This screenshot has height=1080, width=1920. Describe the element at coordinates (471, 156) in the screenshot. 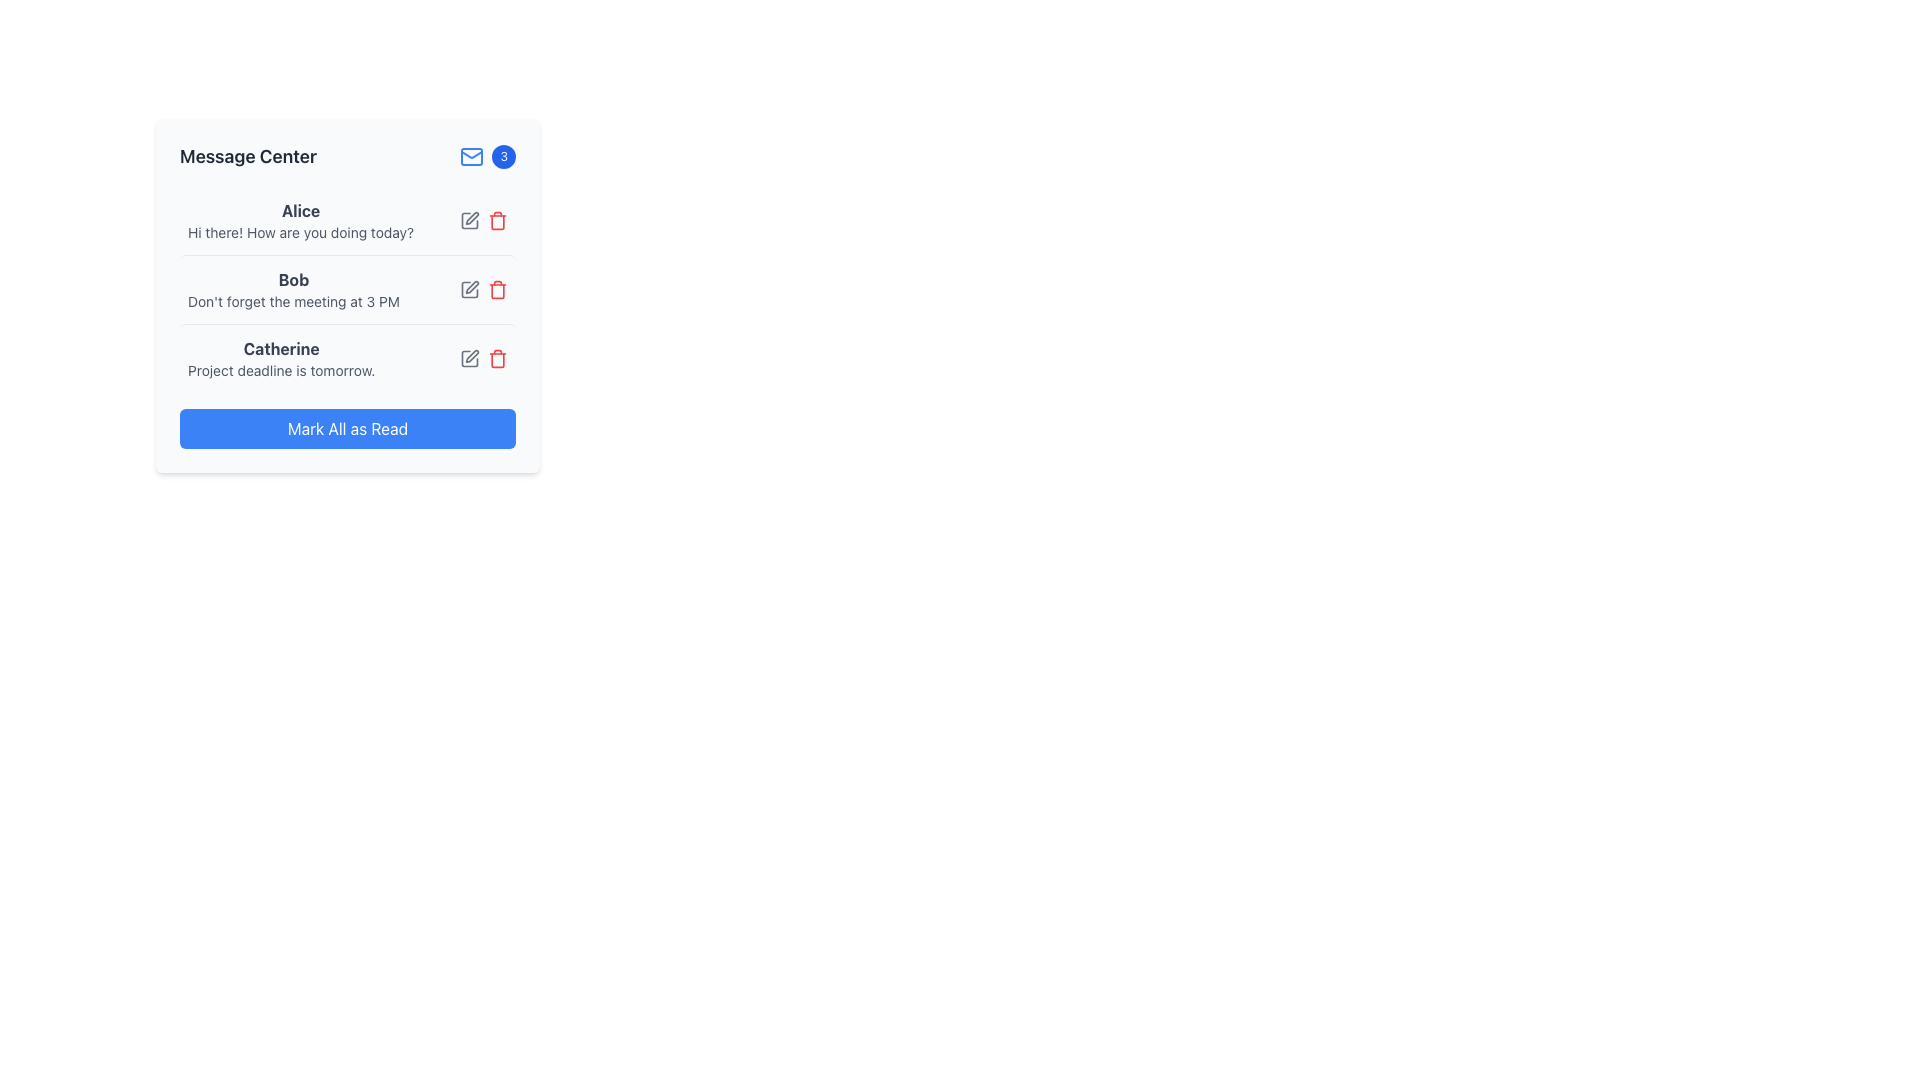

I see `the graphical icon component of the mail envelope located at the top-right corner of the message center card` at that location.